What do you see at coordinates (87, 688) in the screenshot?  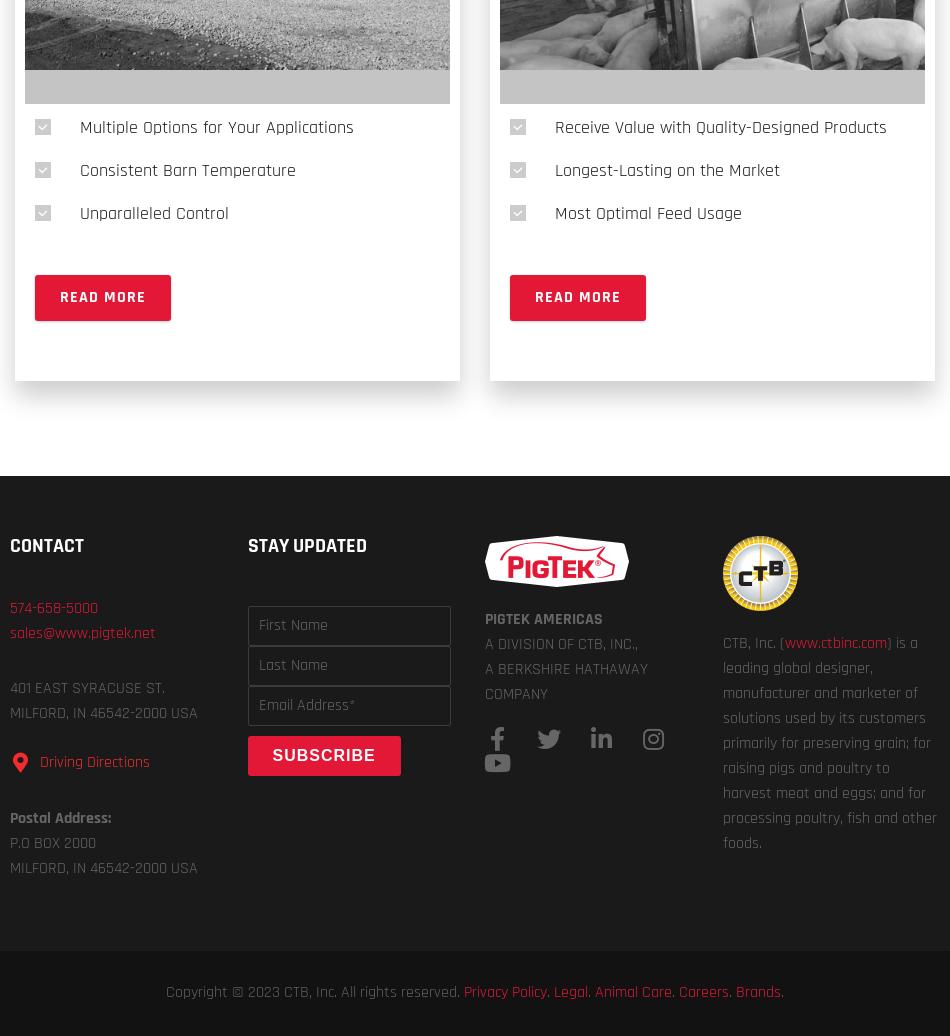 I see `'401 EAST SYRACUSE ST.'` at bounding box center [87, 688].